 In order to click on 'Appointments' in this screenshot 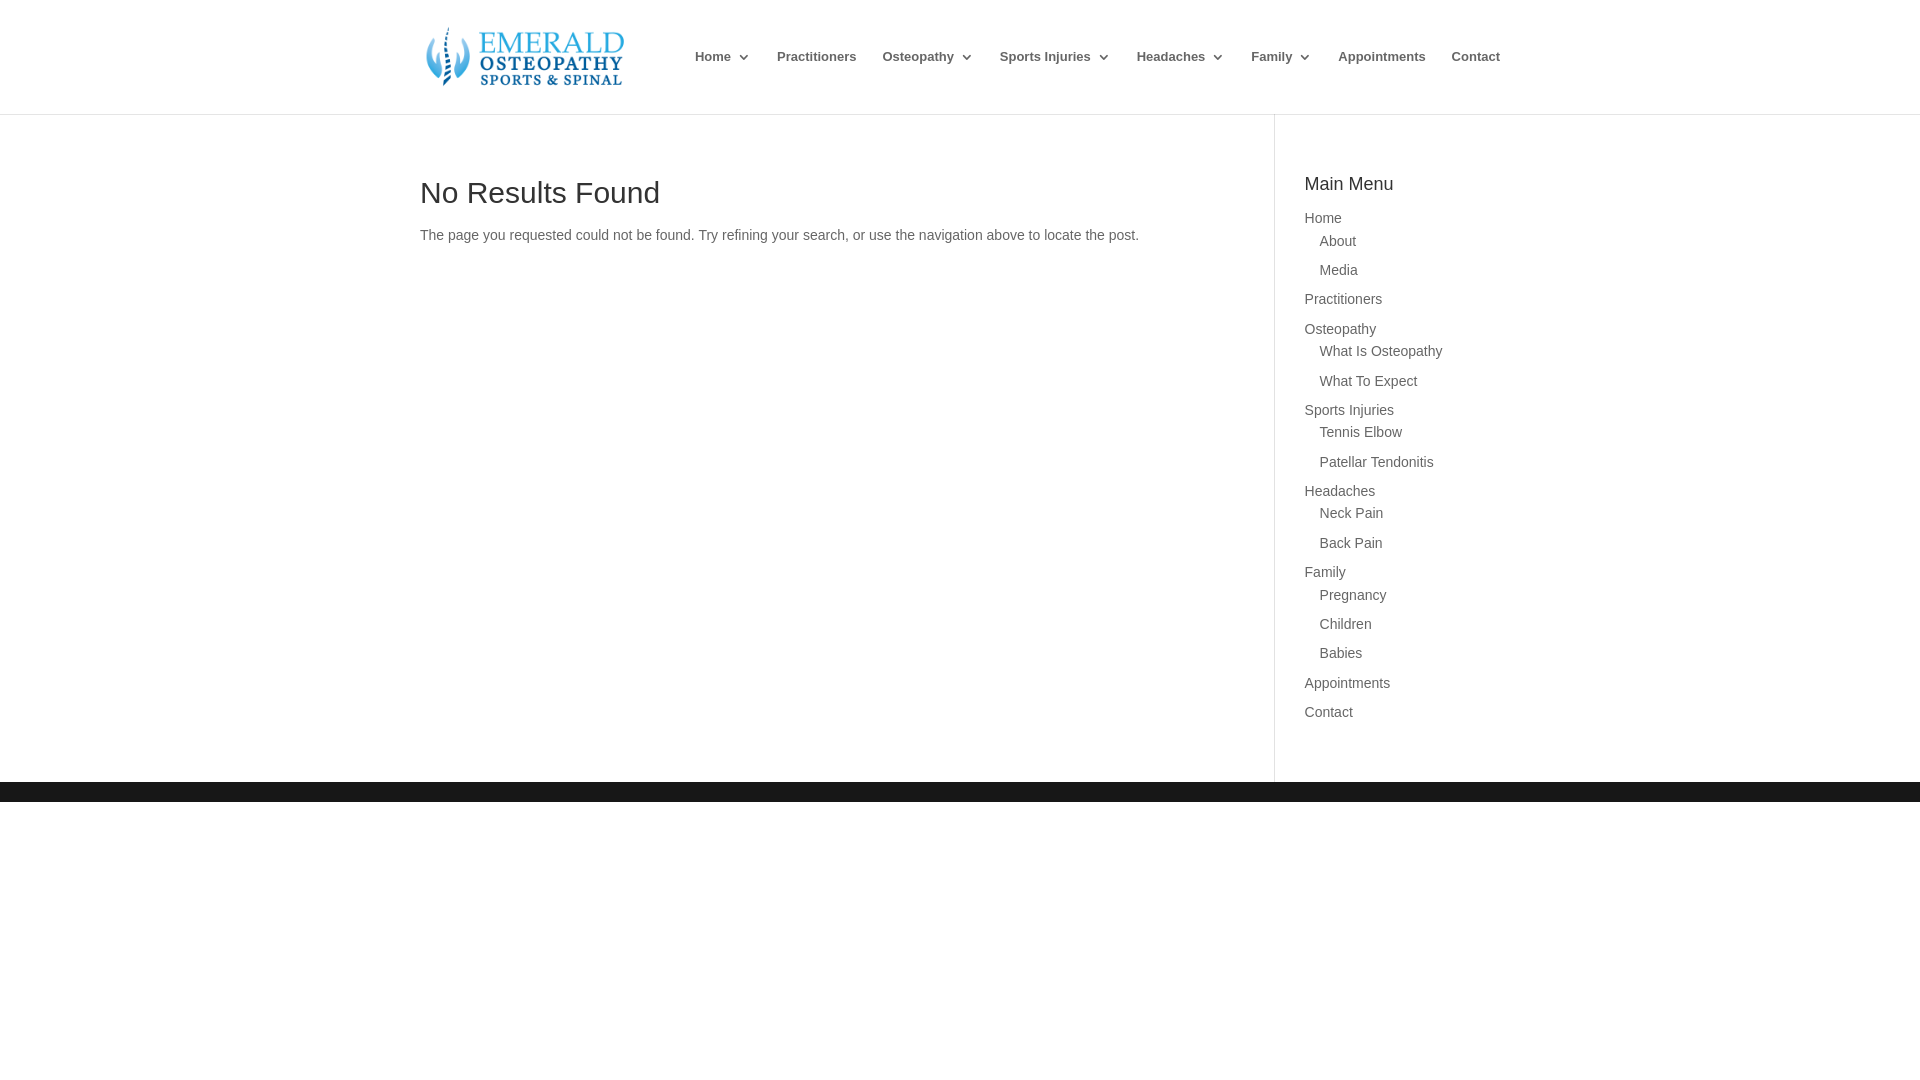, I will do `click(1380, 80)`.